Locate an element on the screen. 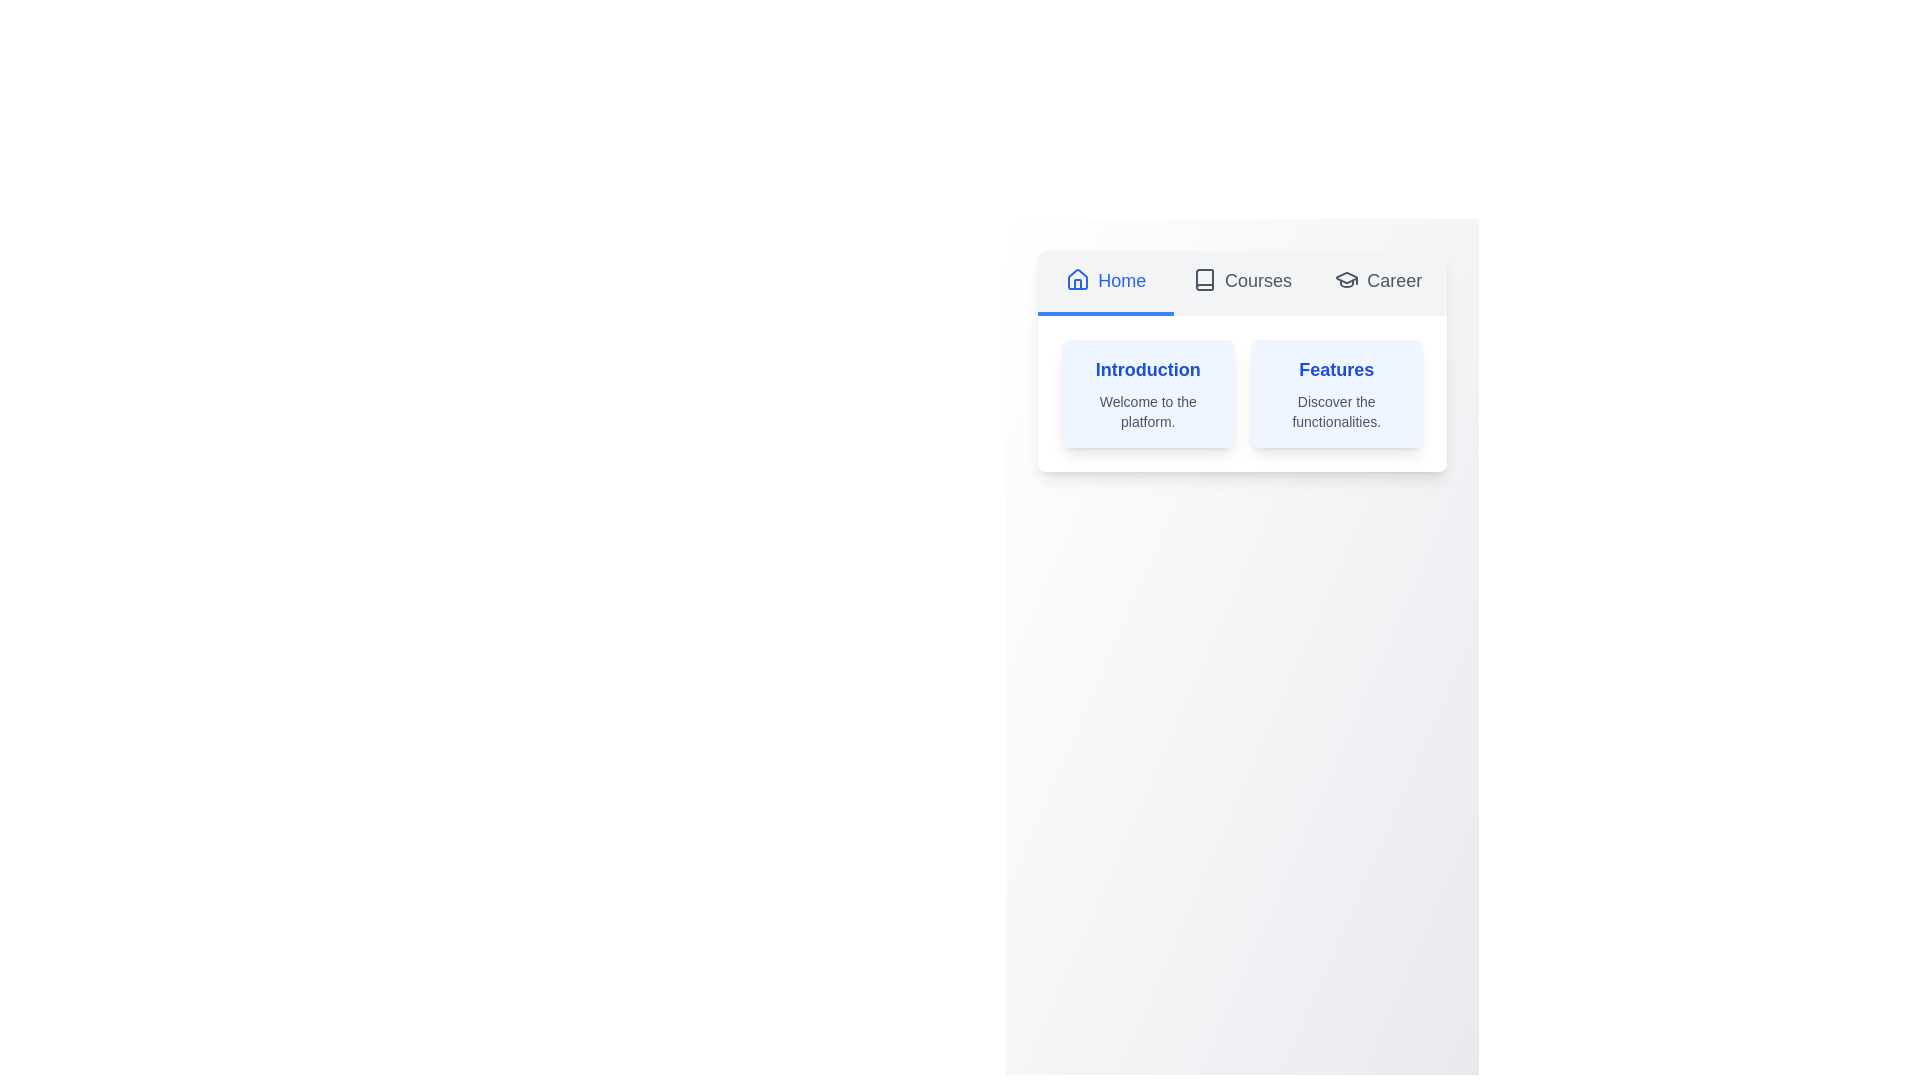  the informational card titled 'Features' with a light blue background and rounded corners located in the top right area of the layout is located at coordinates (1336, 394).